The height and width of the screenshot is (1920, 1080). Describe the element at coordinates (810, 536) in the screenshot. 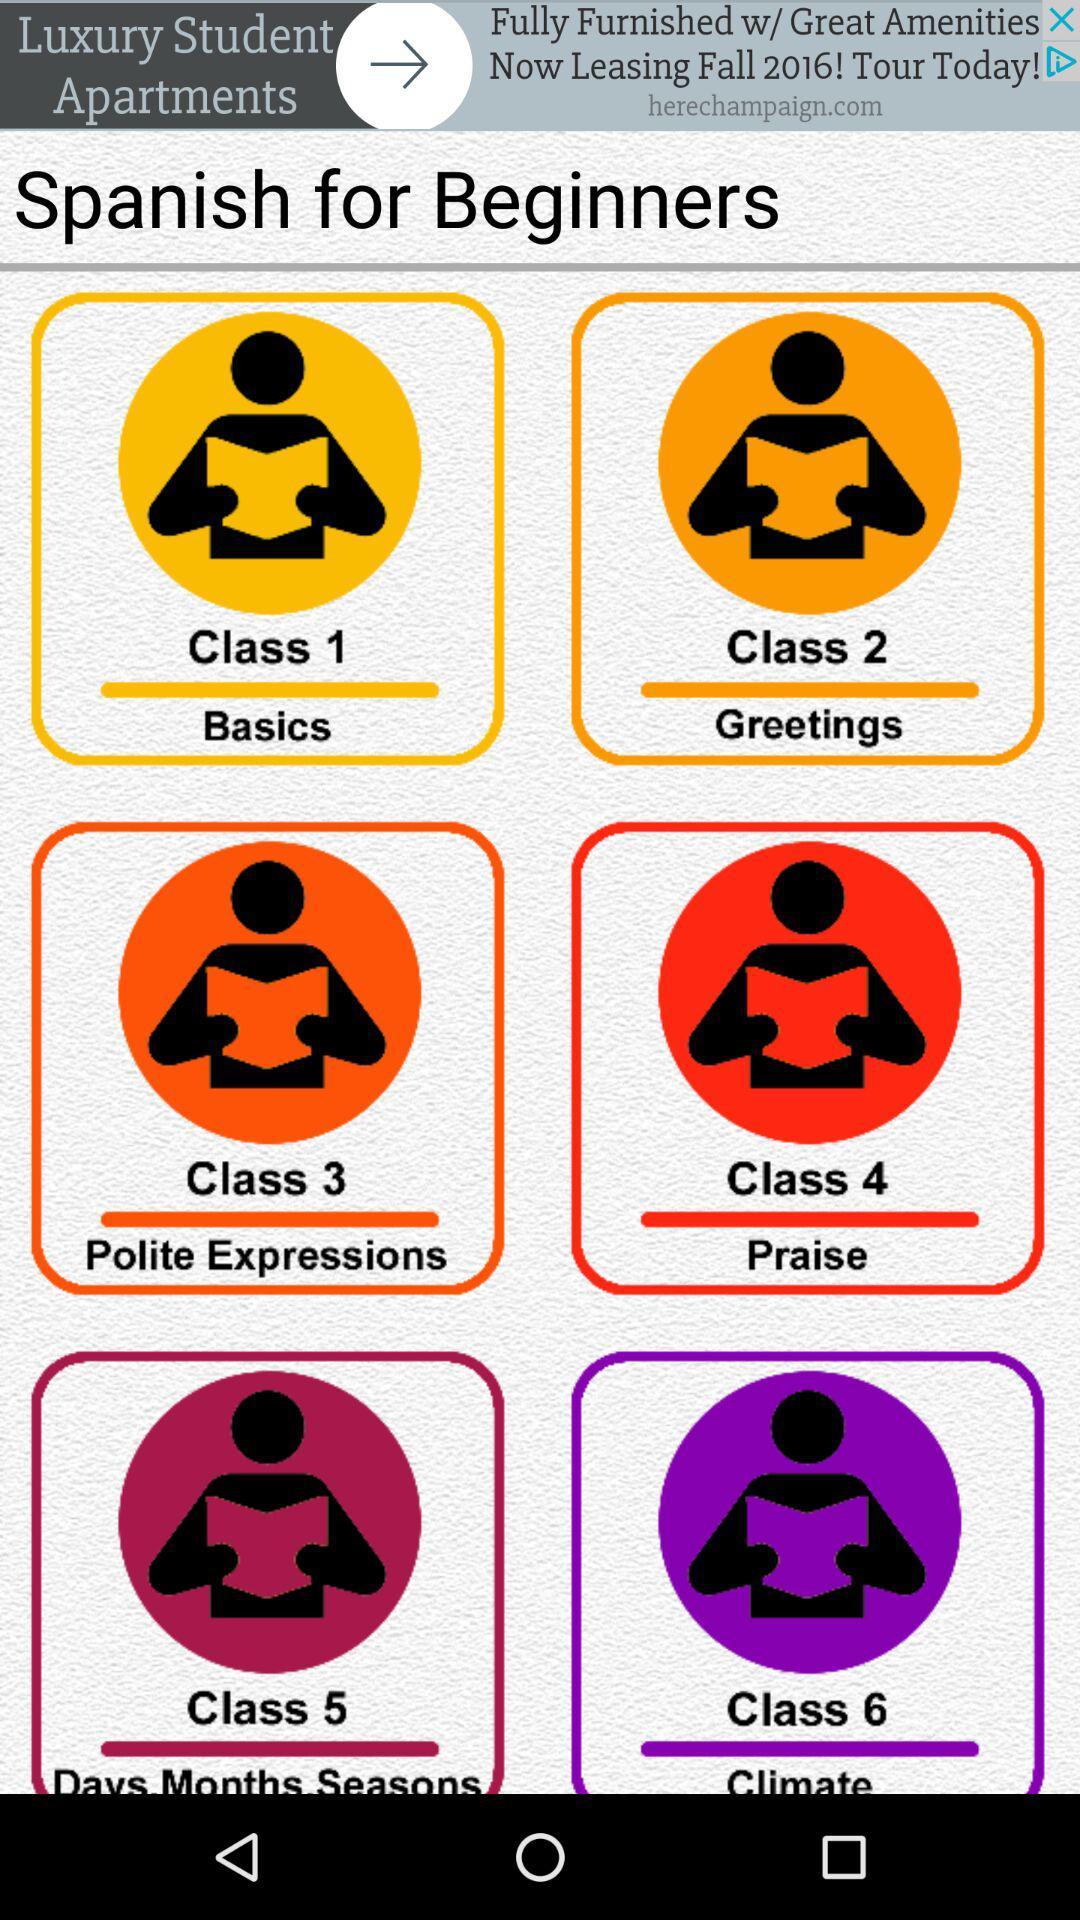

I see `do the test` at that location.